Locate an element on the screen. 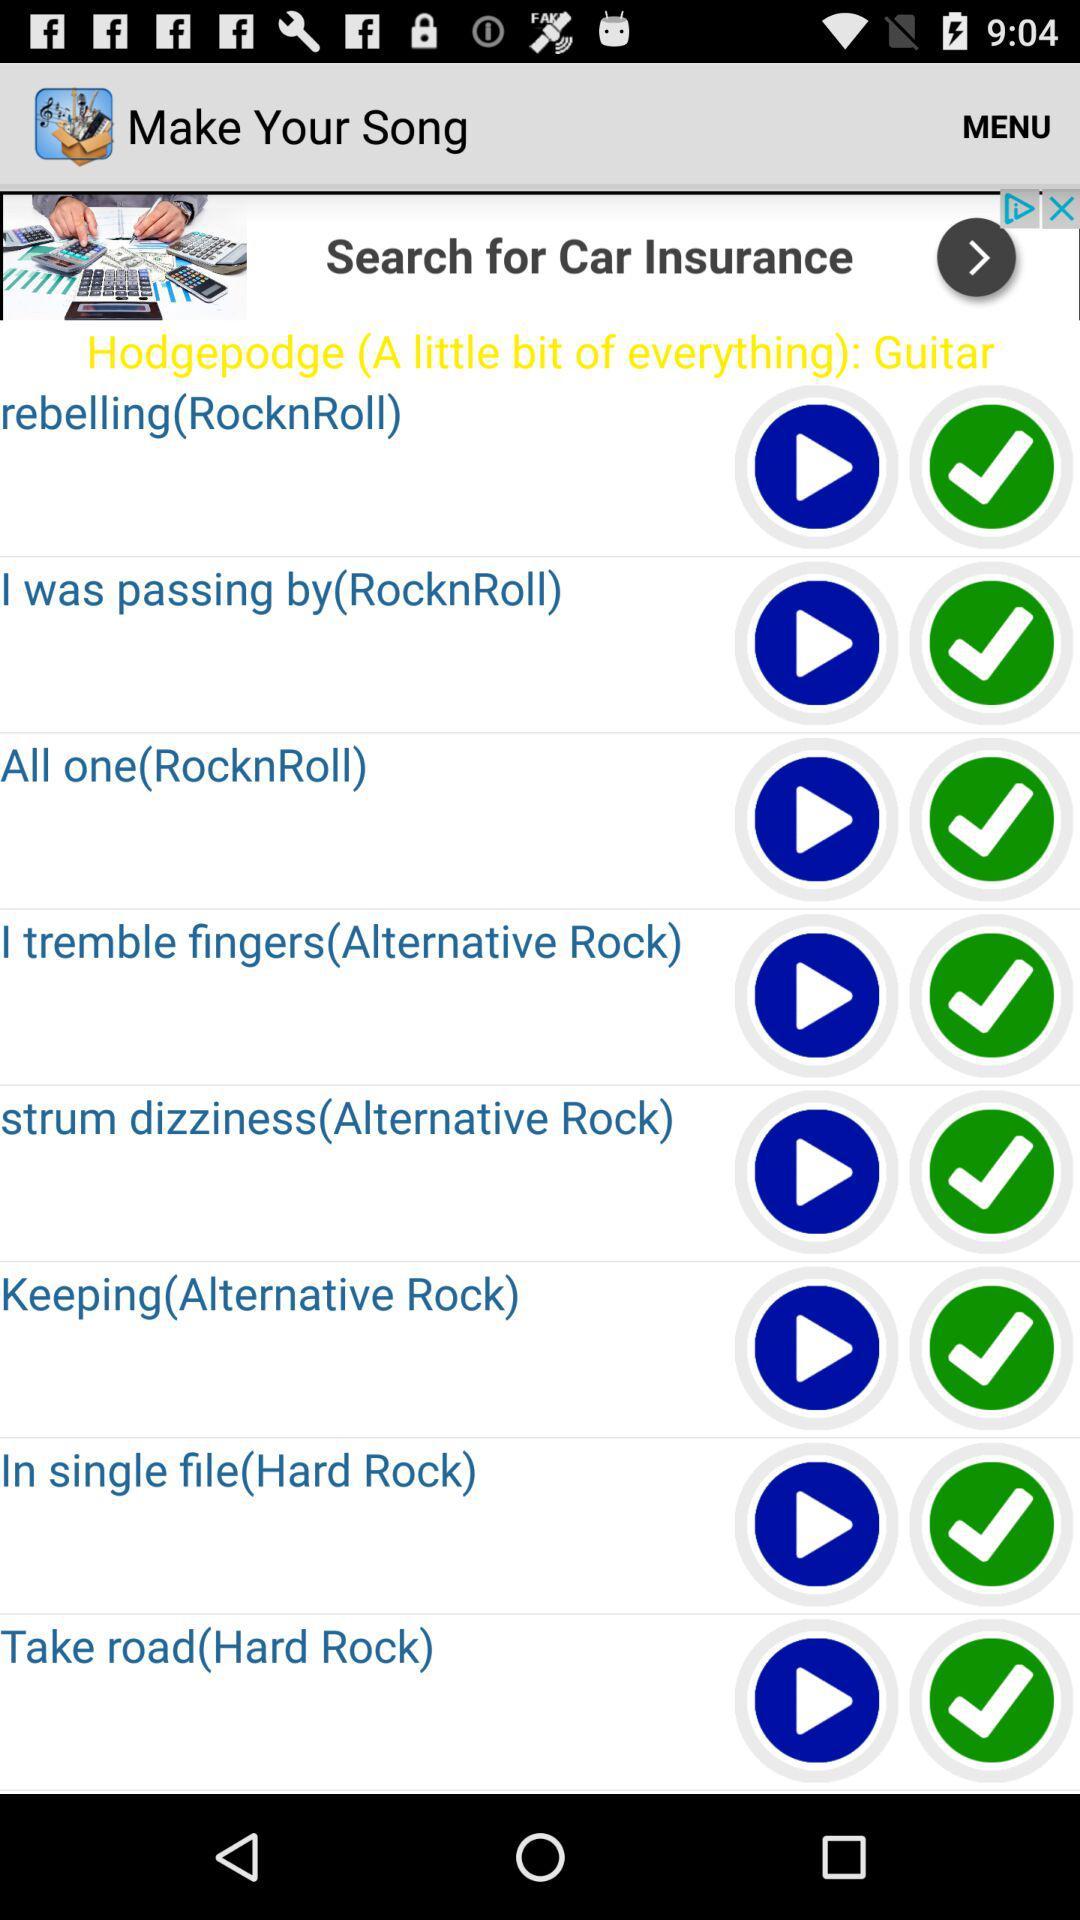  play is located at coordinates (817, 1524).